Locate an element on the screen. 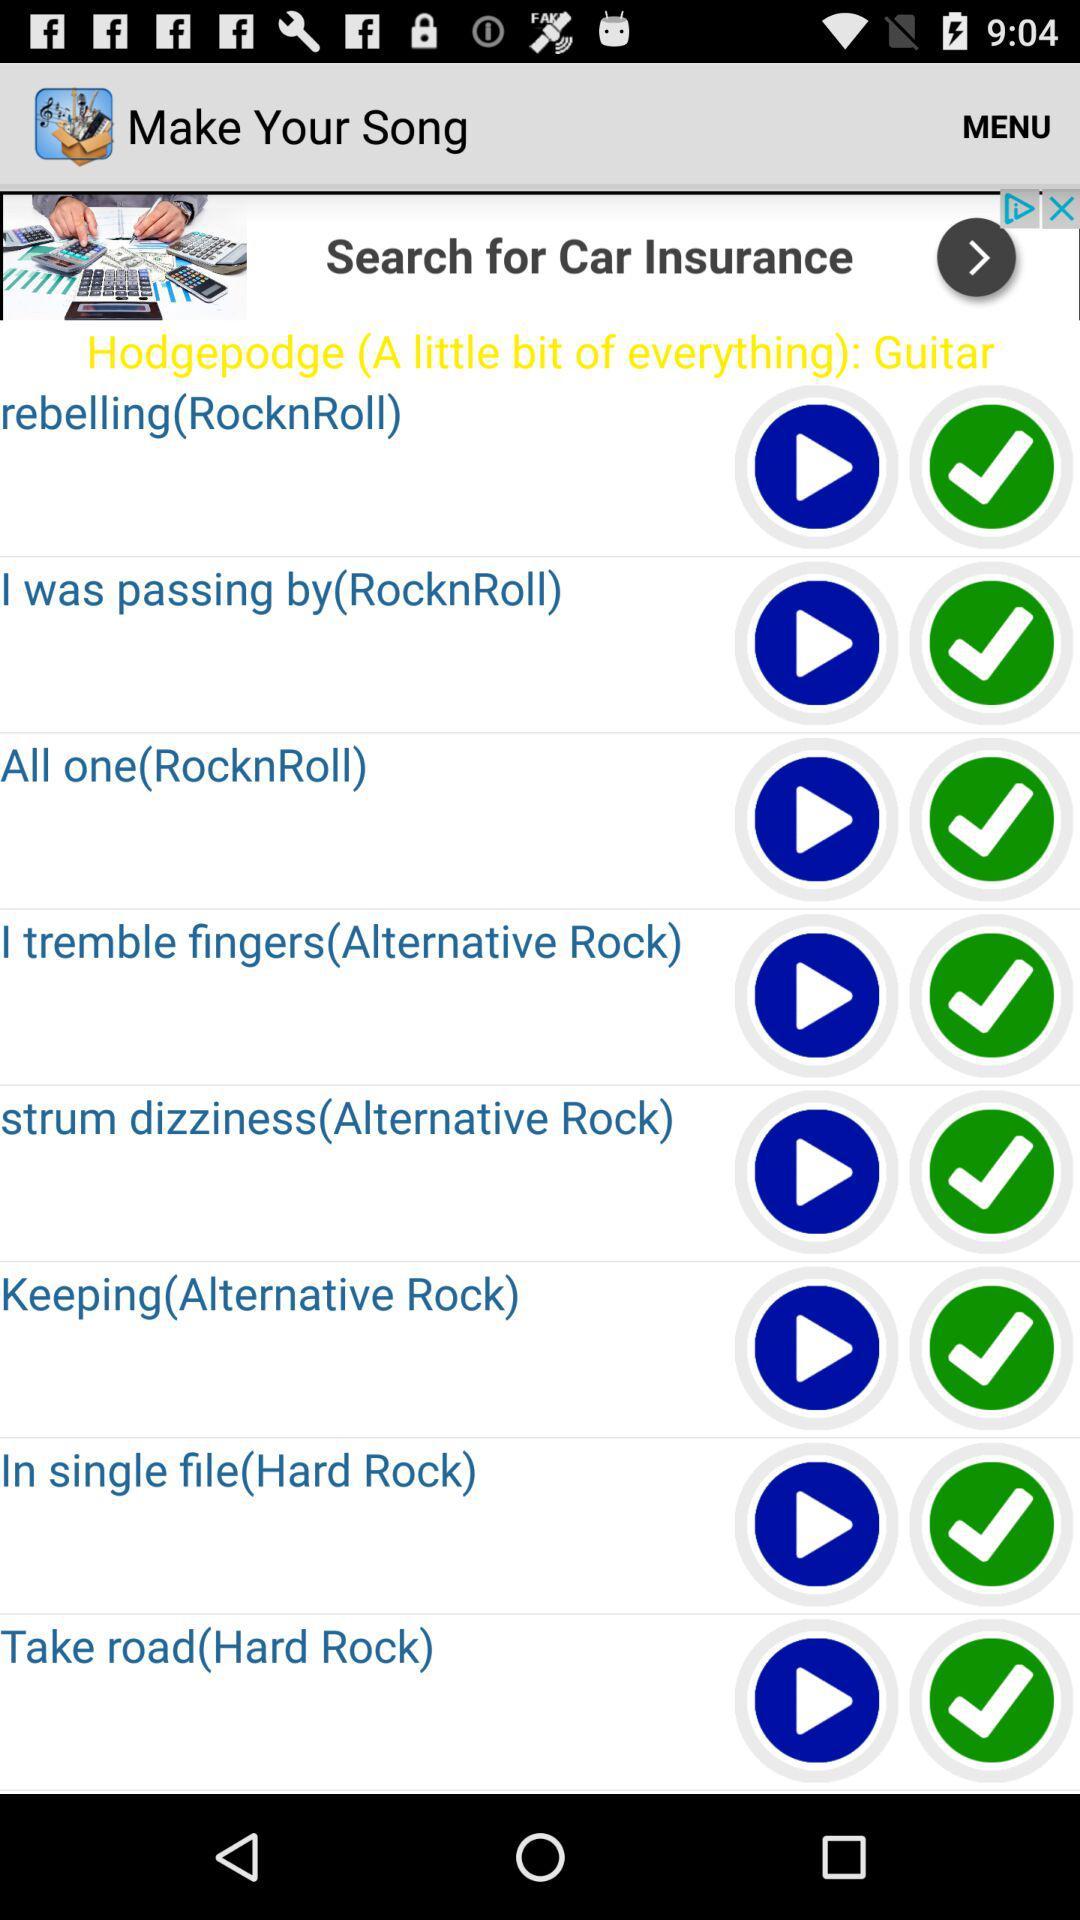  play is located at coordinates (817, 1524).